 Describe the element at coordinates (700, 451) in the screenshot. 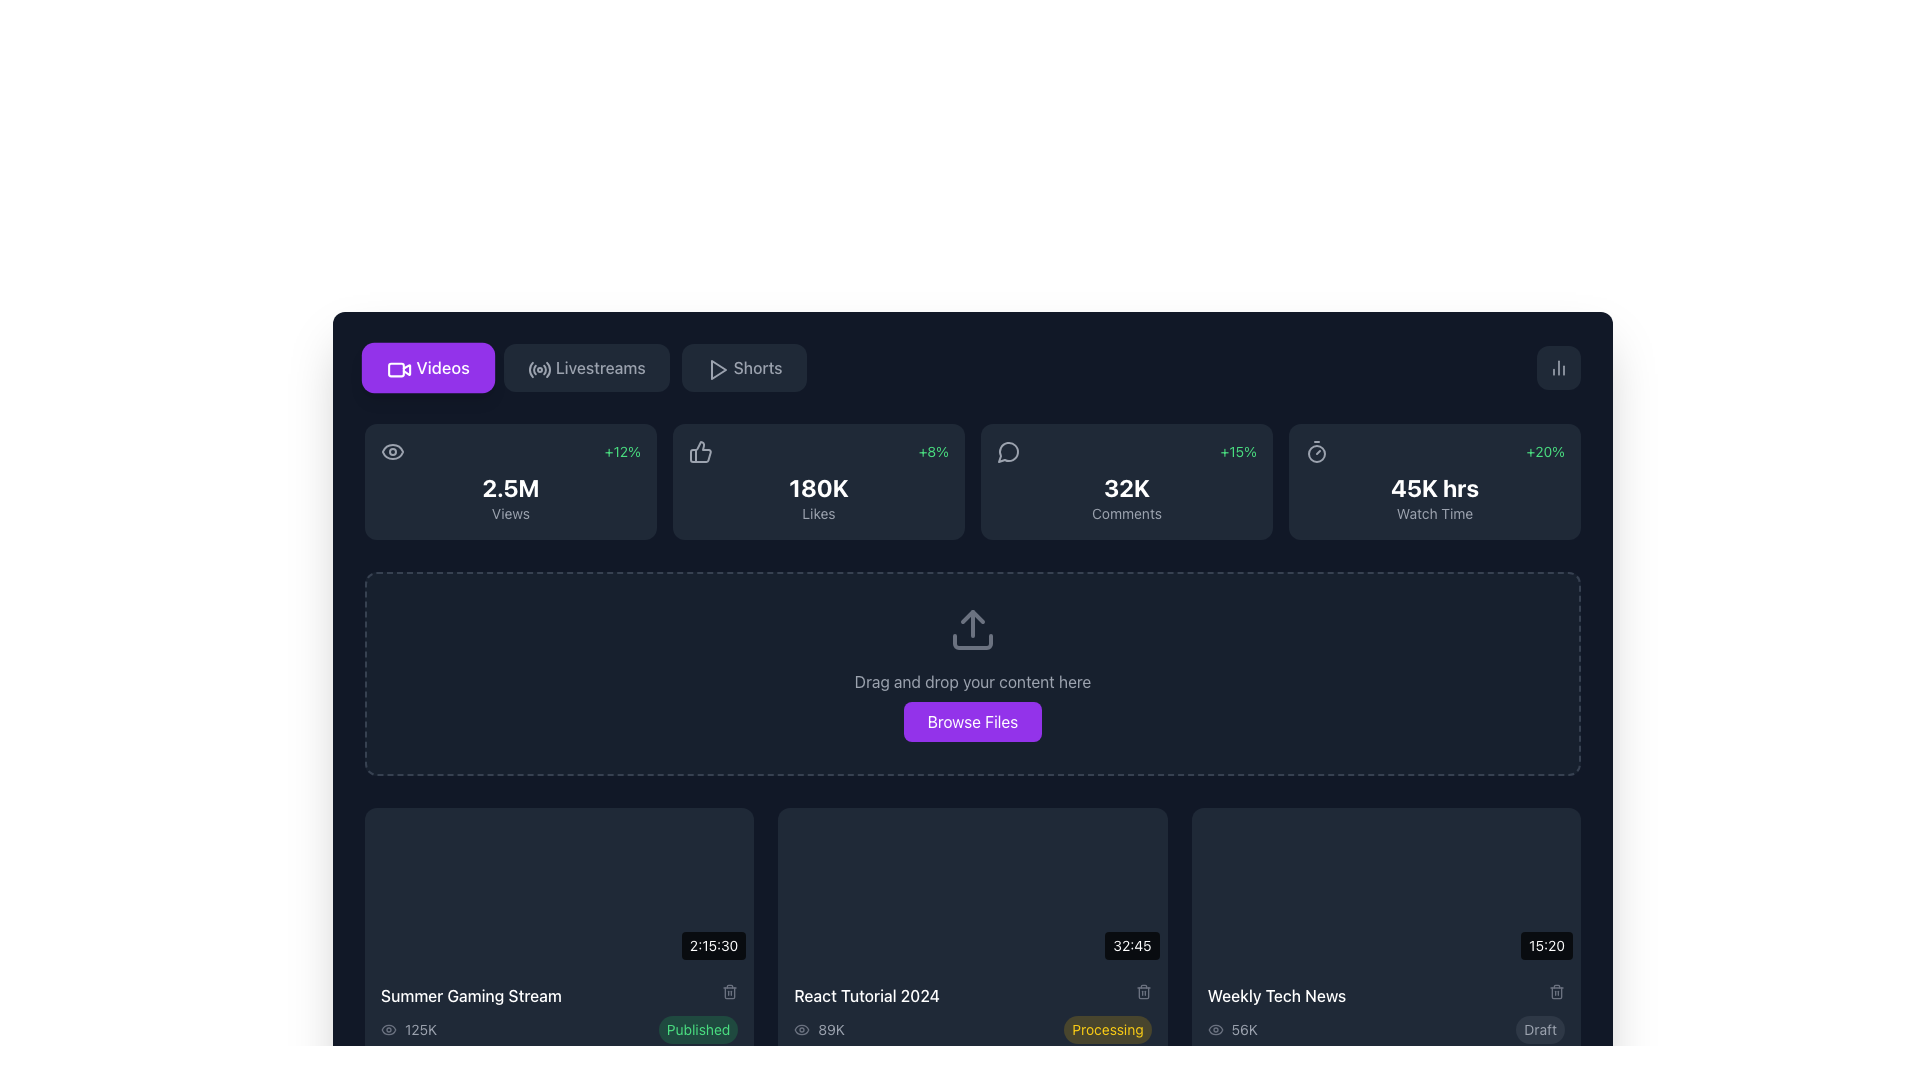

I see `the SVG icon representing 'likes' located to the left of the text '+8%' within the card labeled '180K Likes'` at that location.